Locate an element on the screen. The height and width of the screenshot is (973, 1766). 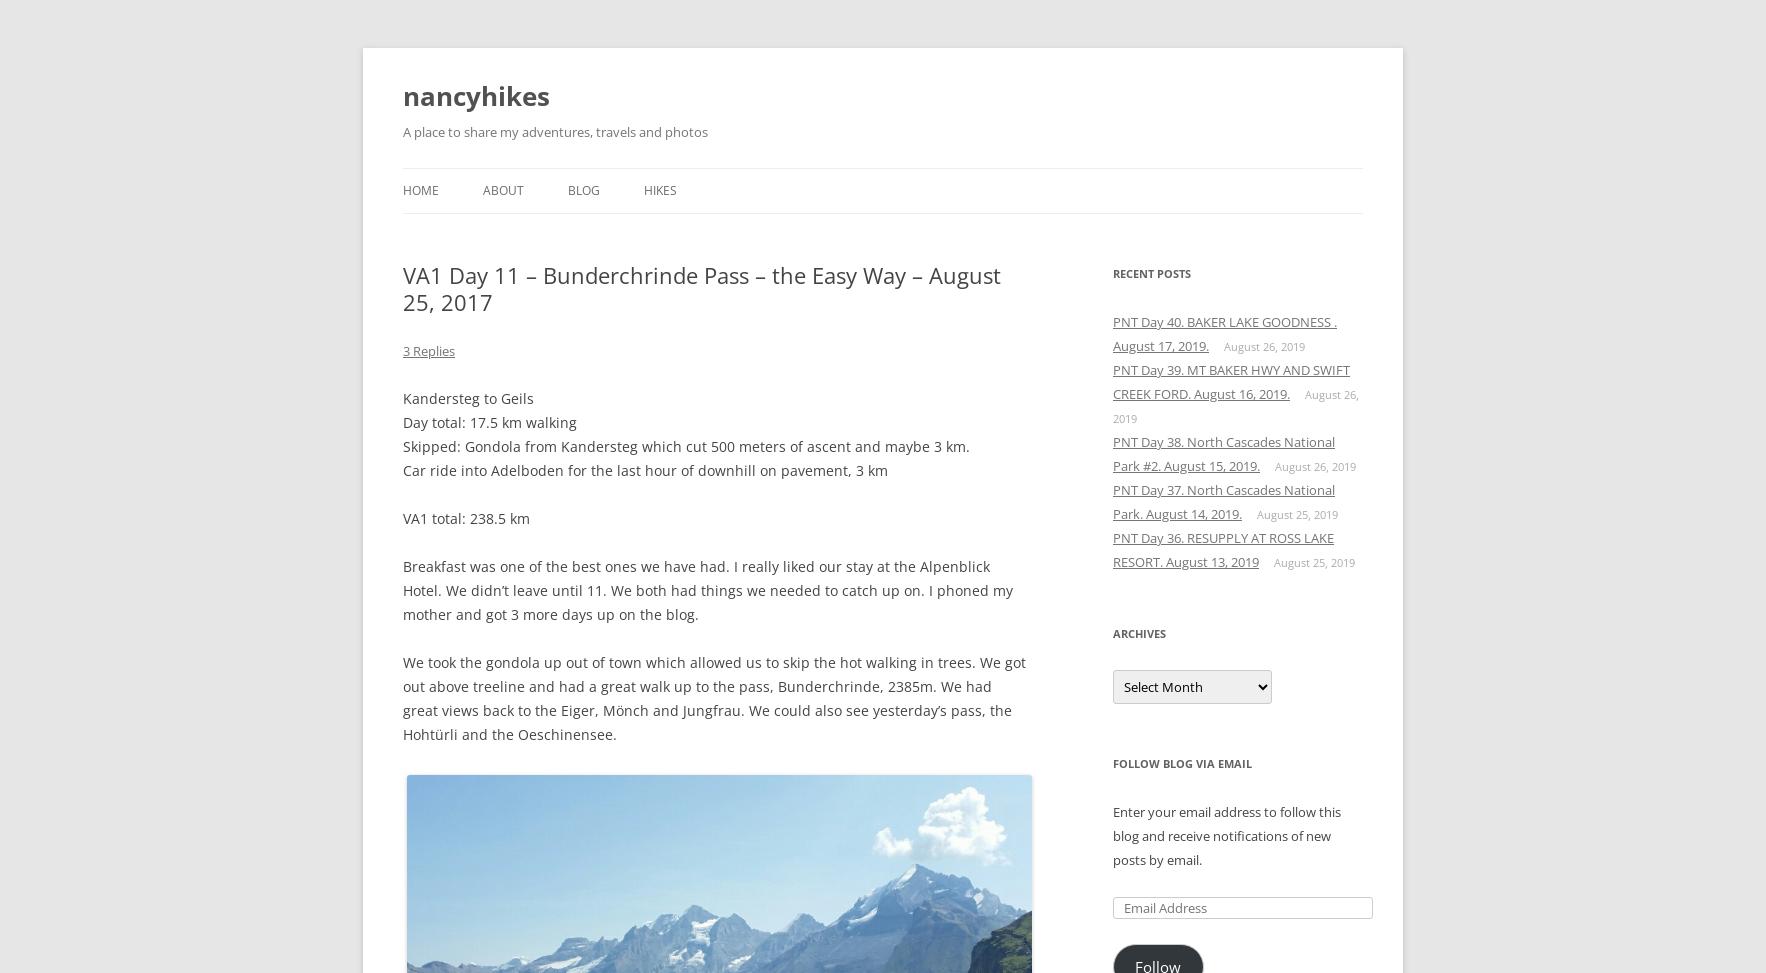
'VA1 total: 238.5 km' is located at coordinates (466, 517).